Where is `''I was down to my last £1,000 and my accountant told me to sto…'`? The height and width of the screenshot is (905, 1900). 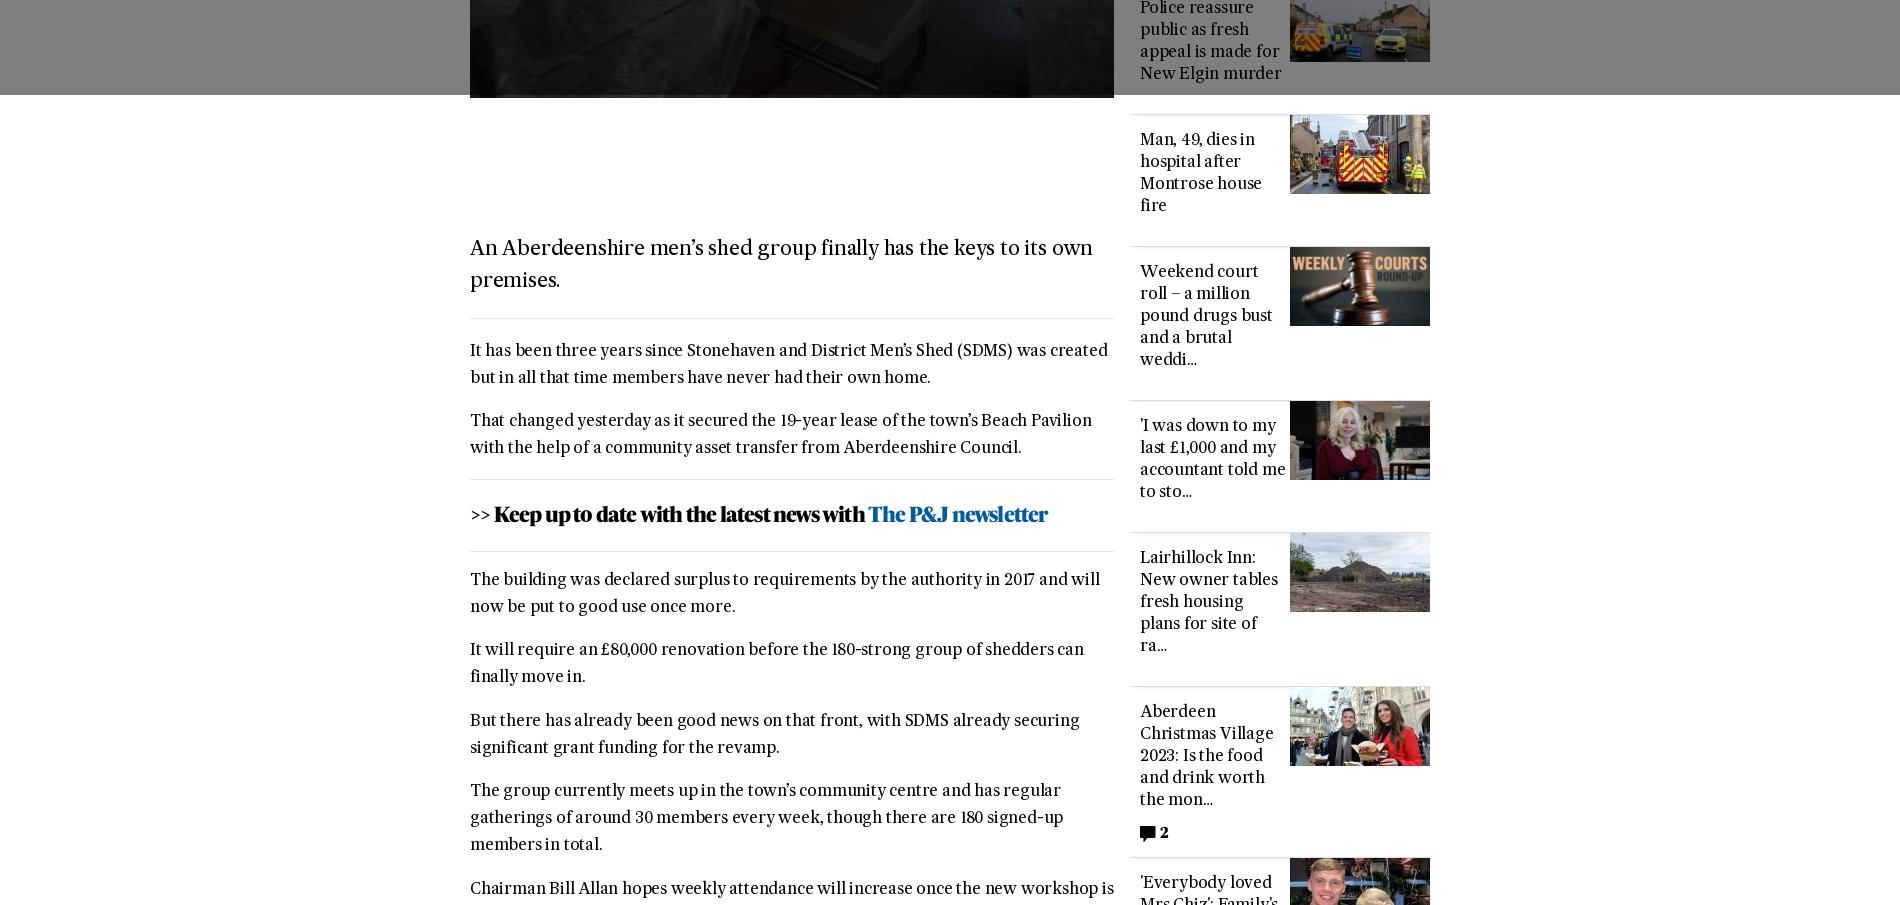
''I was down to my last £1,000 and my accountant told me to sto…' is located at coordinates (1211, 460).